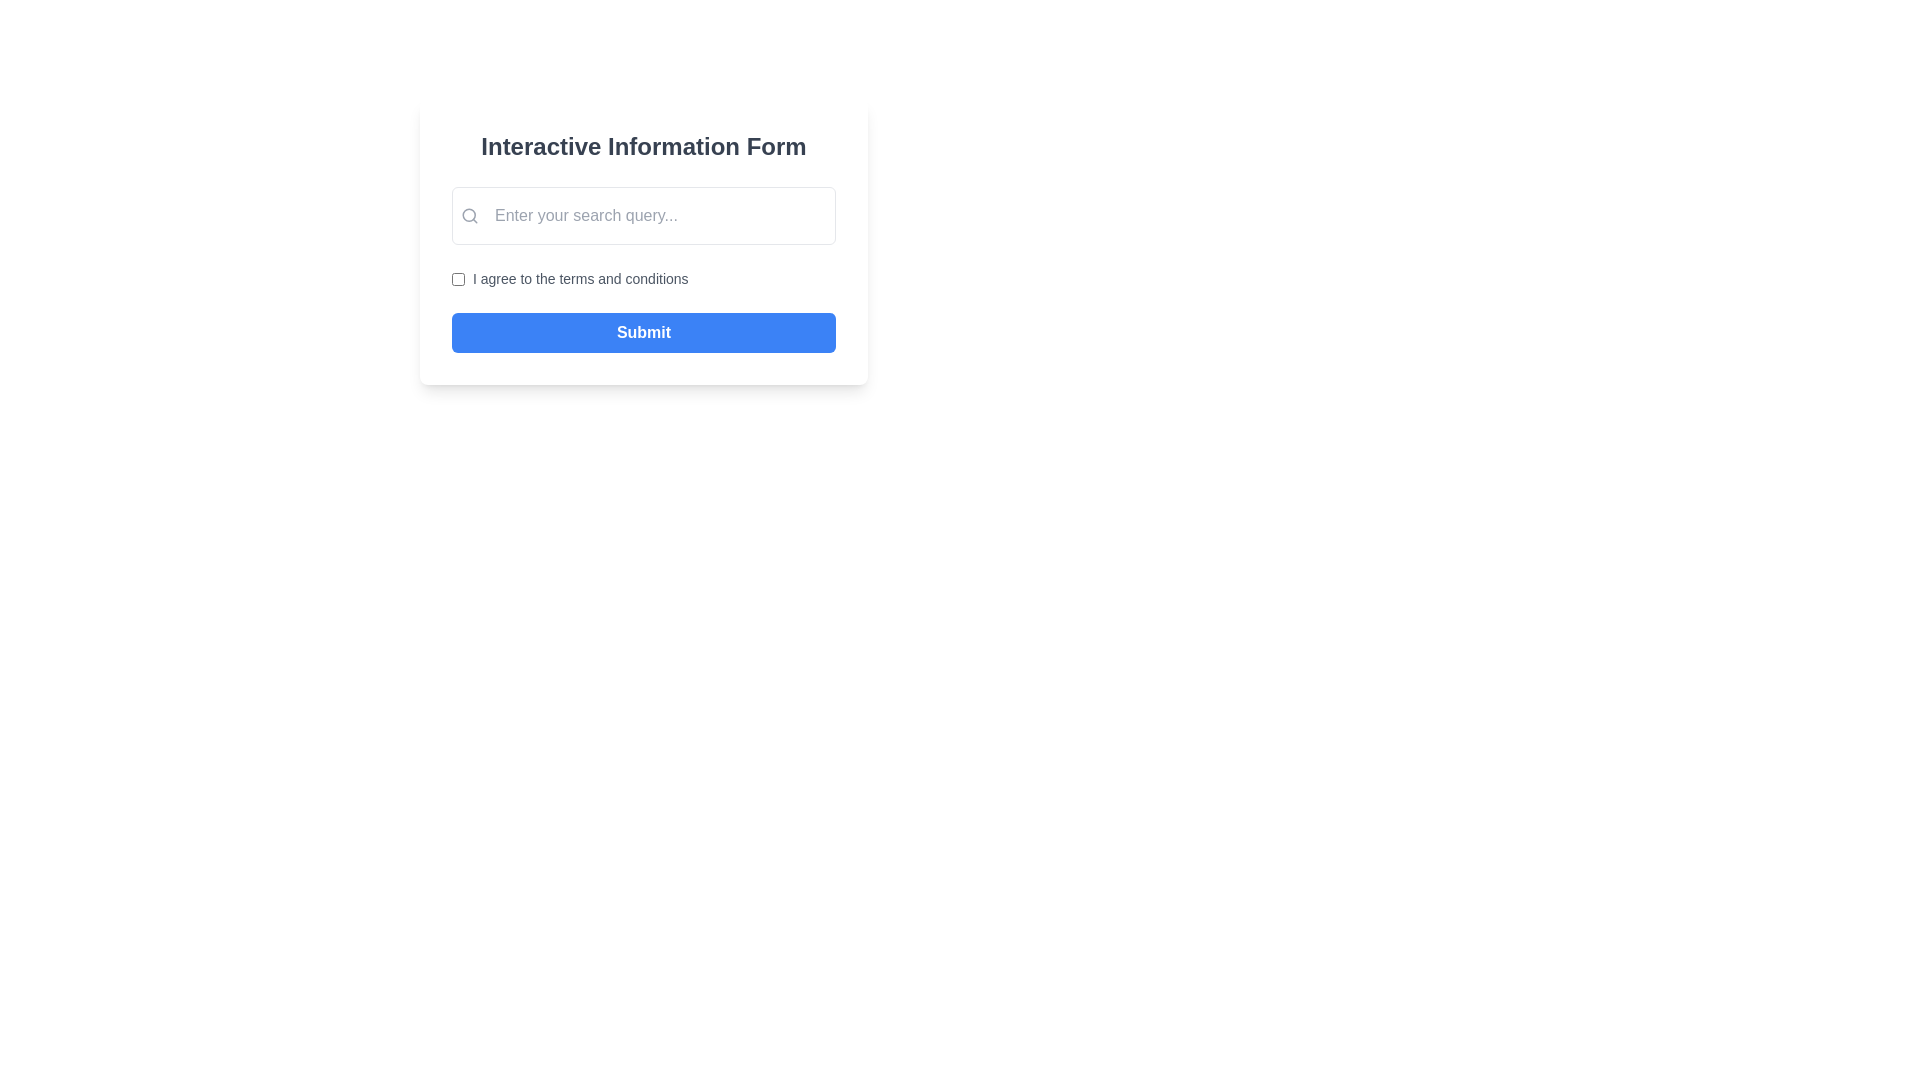  I want to click on the circular search icon with a gray border, located at the leftmost edge of the input field, so click(468, 215).